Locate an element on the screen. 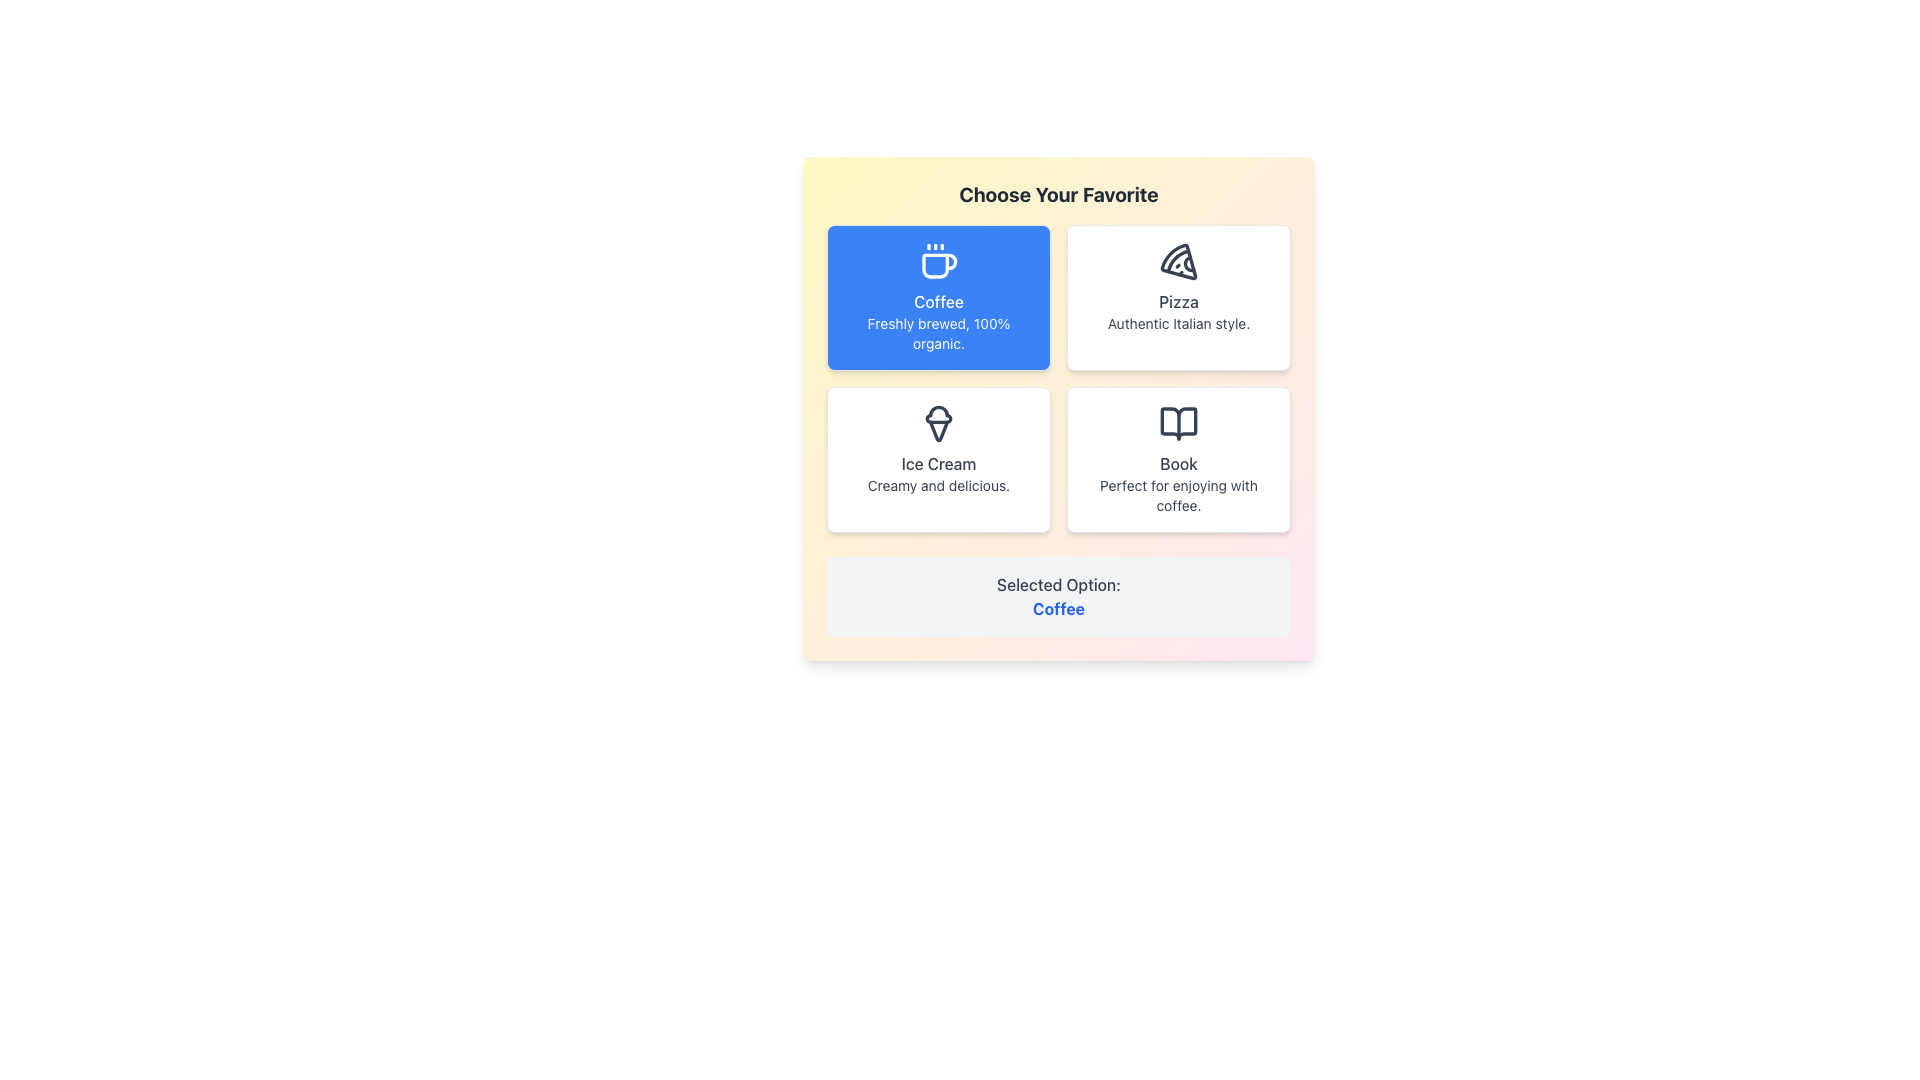  the coffee cup icon, which is visually styled with a clean white stroke on a blue background, located in the top-left module of the grid layout under the 'Coffee' section is located at coordinates (938, 261).